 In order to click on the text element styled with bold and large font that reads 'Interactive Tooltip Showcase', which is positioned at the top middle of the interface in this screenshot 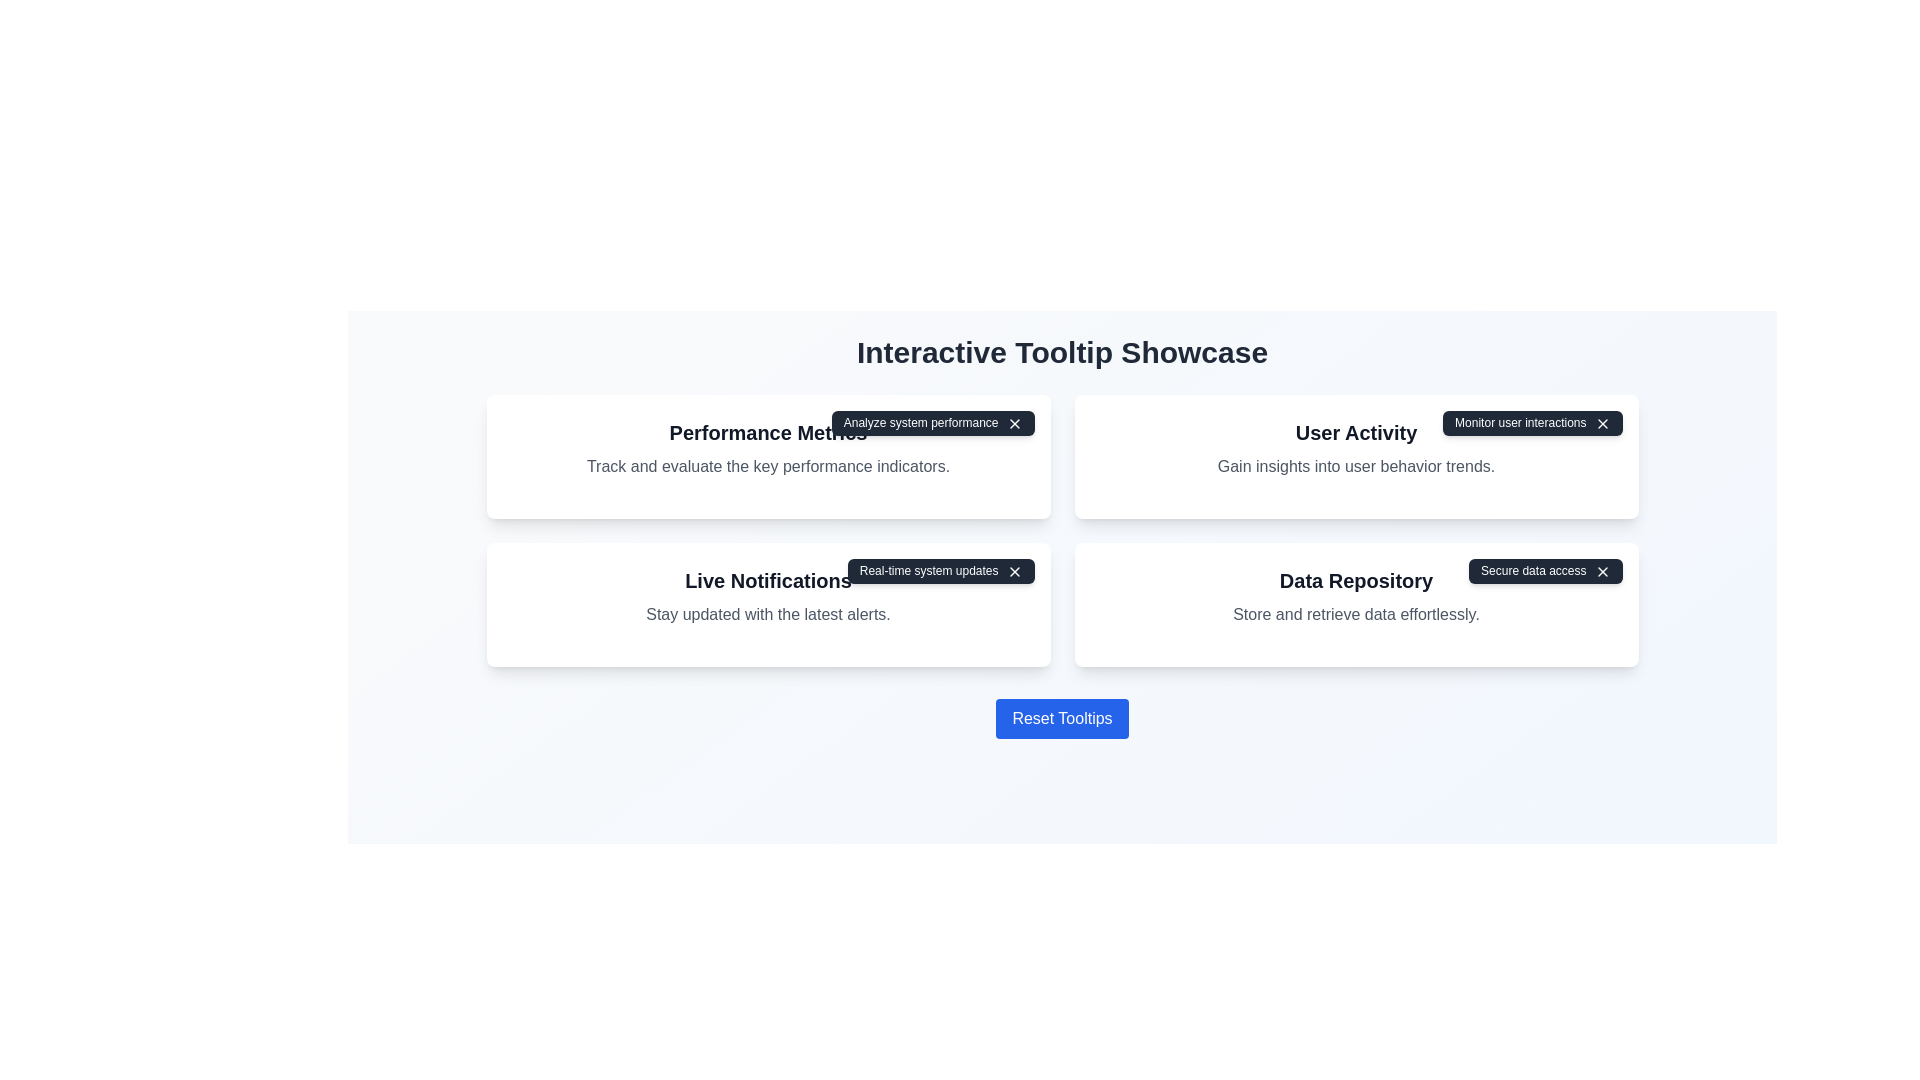, I will do `click(1061, 352)`.